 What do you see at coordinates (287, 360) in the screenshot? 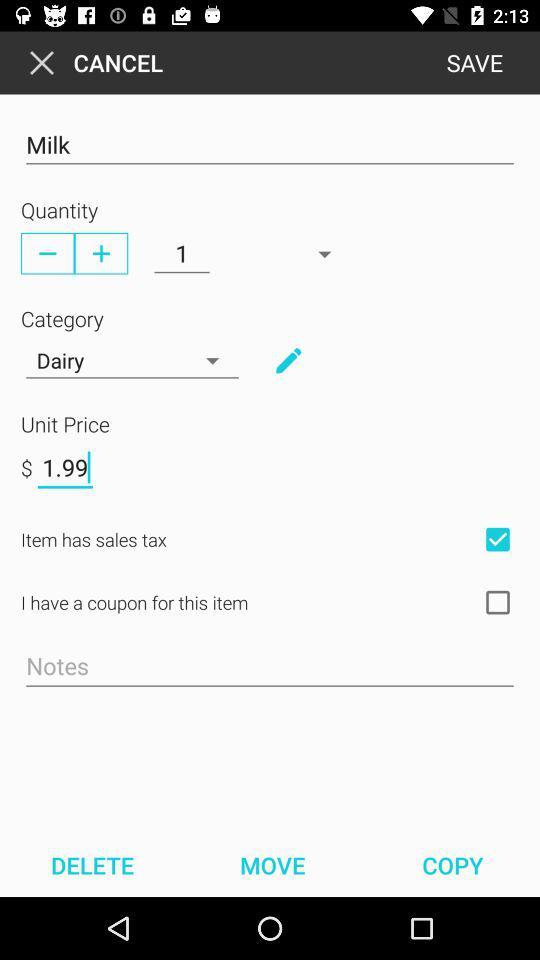
I see `get drop down menu` at bounding box center [287, 360].